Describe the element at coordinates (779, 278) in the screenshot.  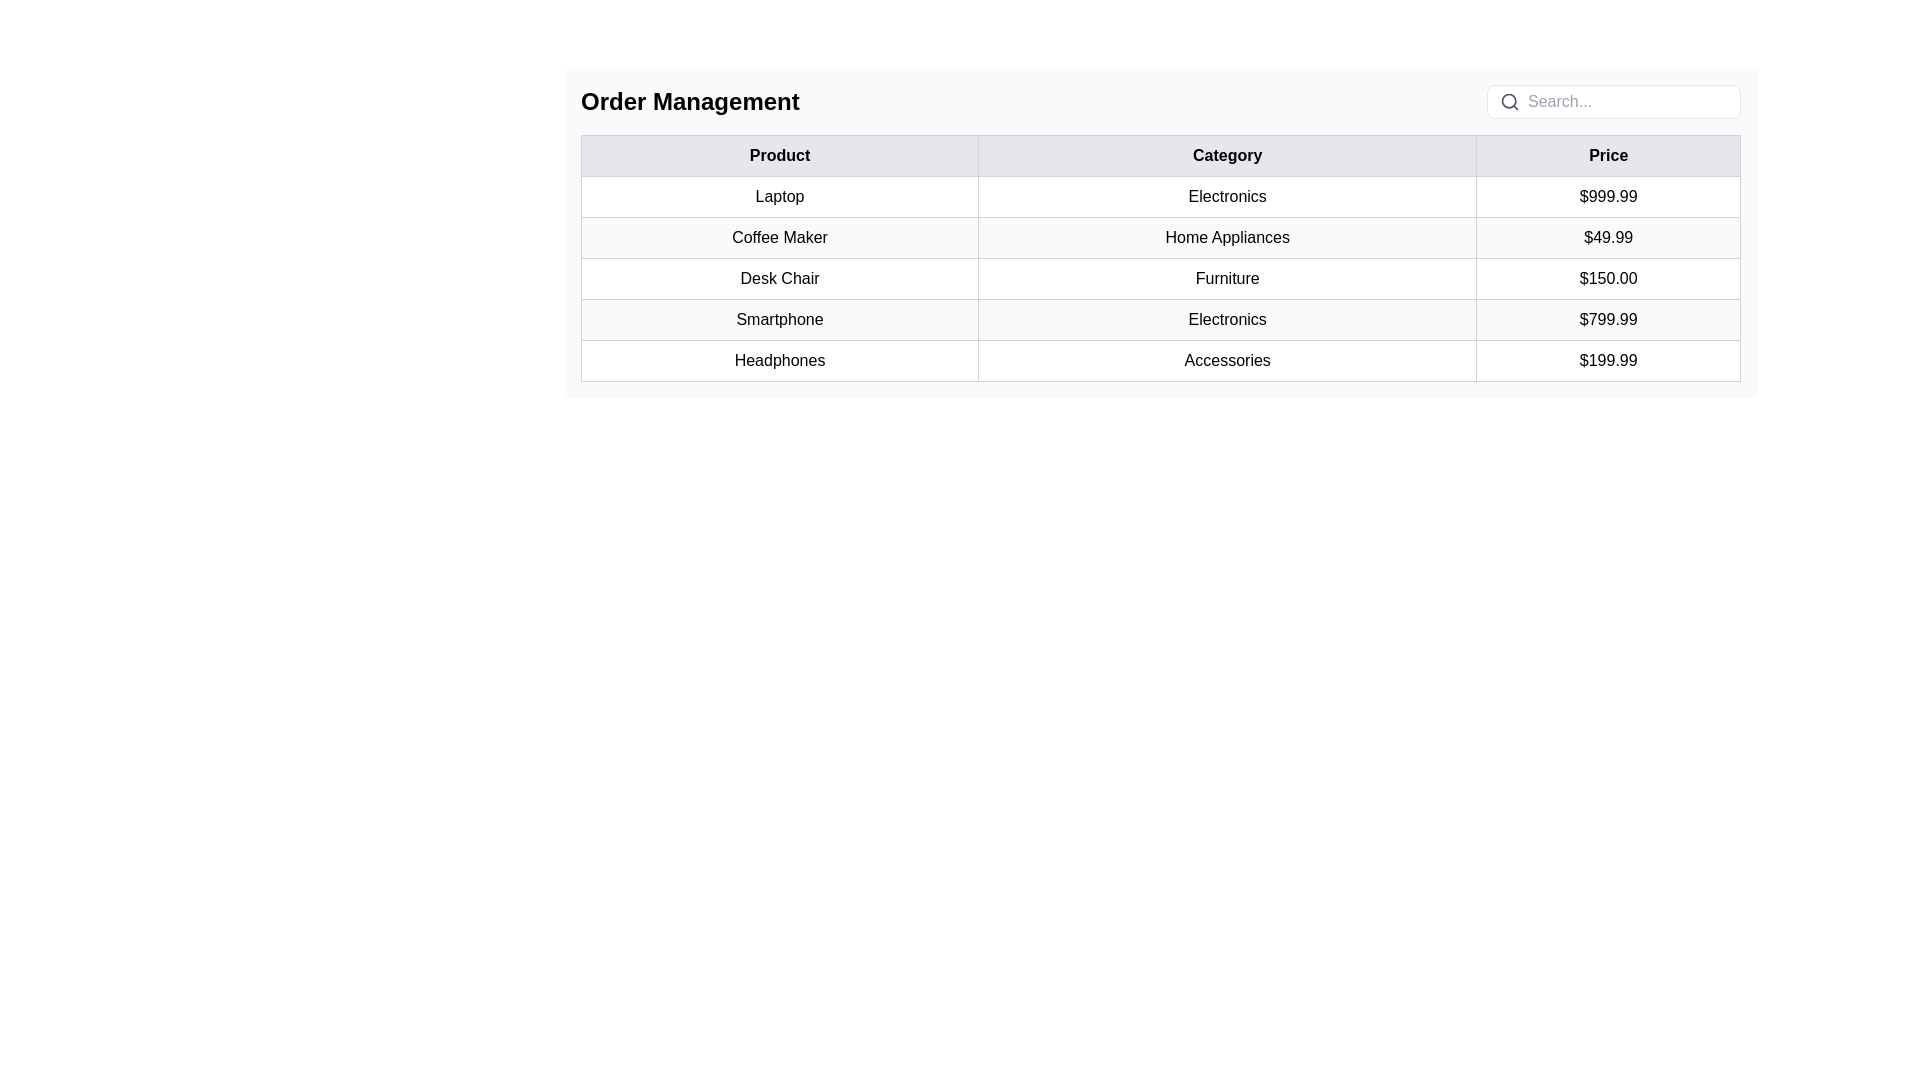
I see `the 'Desk Chair' text label located in the third row of the 'Product' column in the tabular interface` at that location.